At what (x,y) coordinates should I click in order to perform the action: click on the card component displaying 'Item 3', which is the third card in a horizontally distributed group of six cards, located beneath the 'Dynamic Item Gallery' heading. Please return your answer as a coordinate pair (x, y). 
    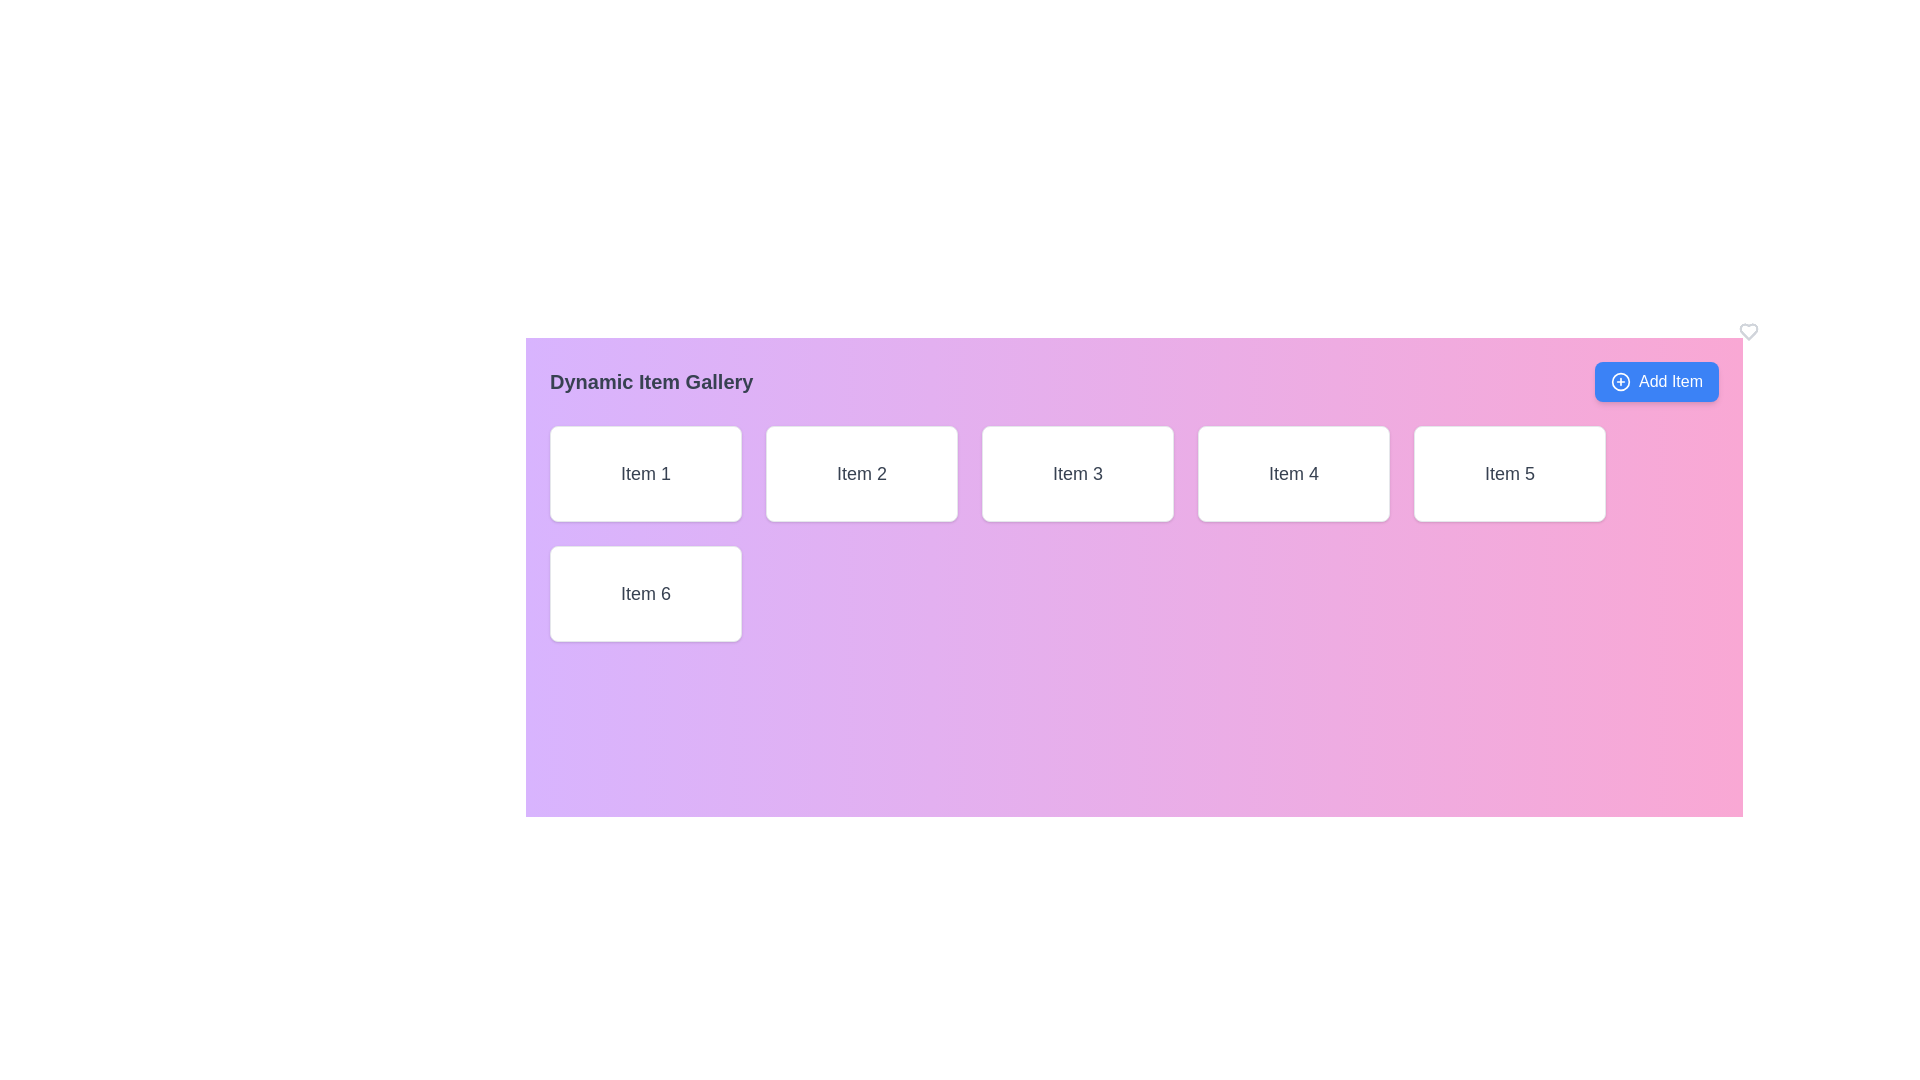
    Looking at the image, I should click on (1077, 474).